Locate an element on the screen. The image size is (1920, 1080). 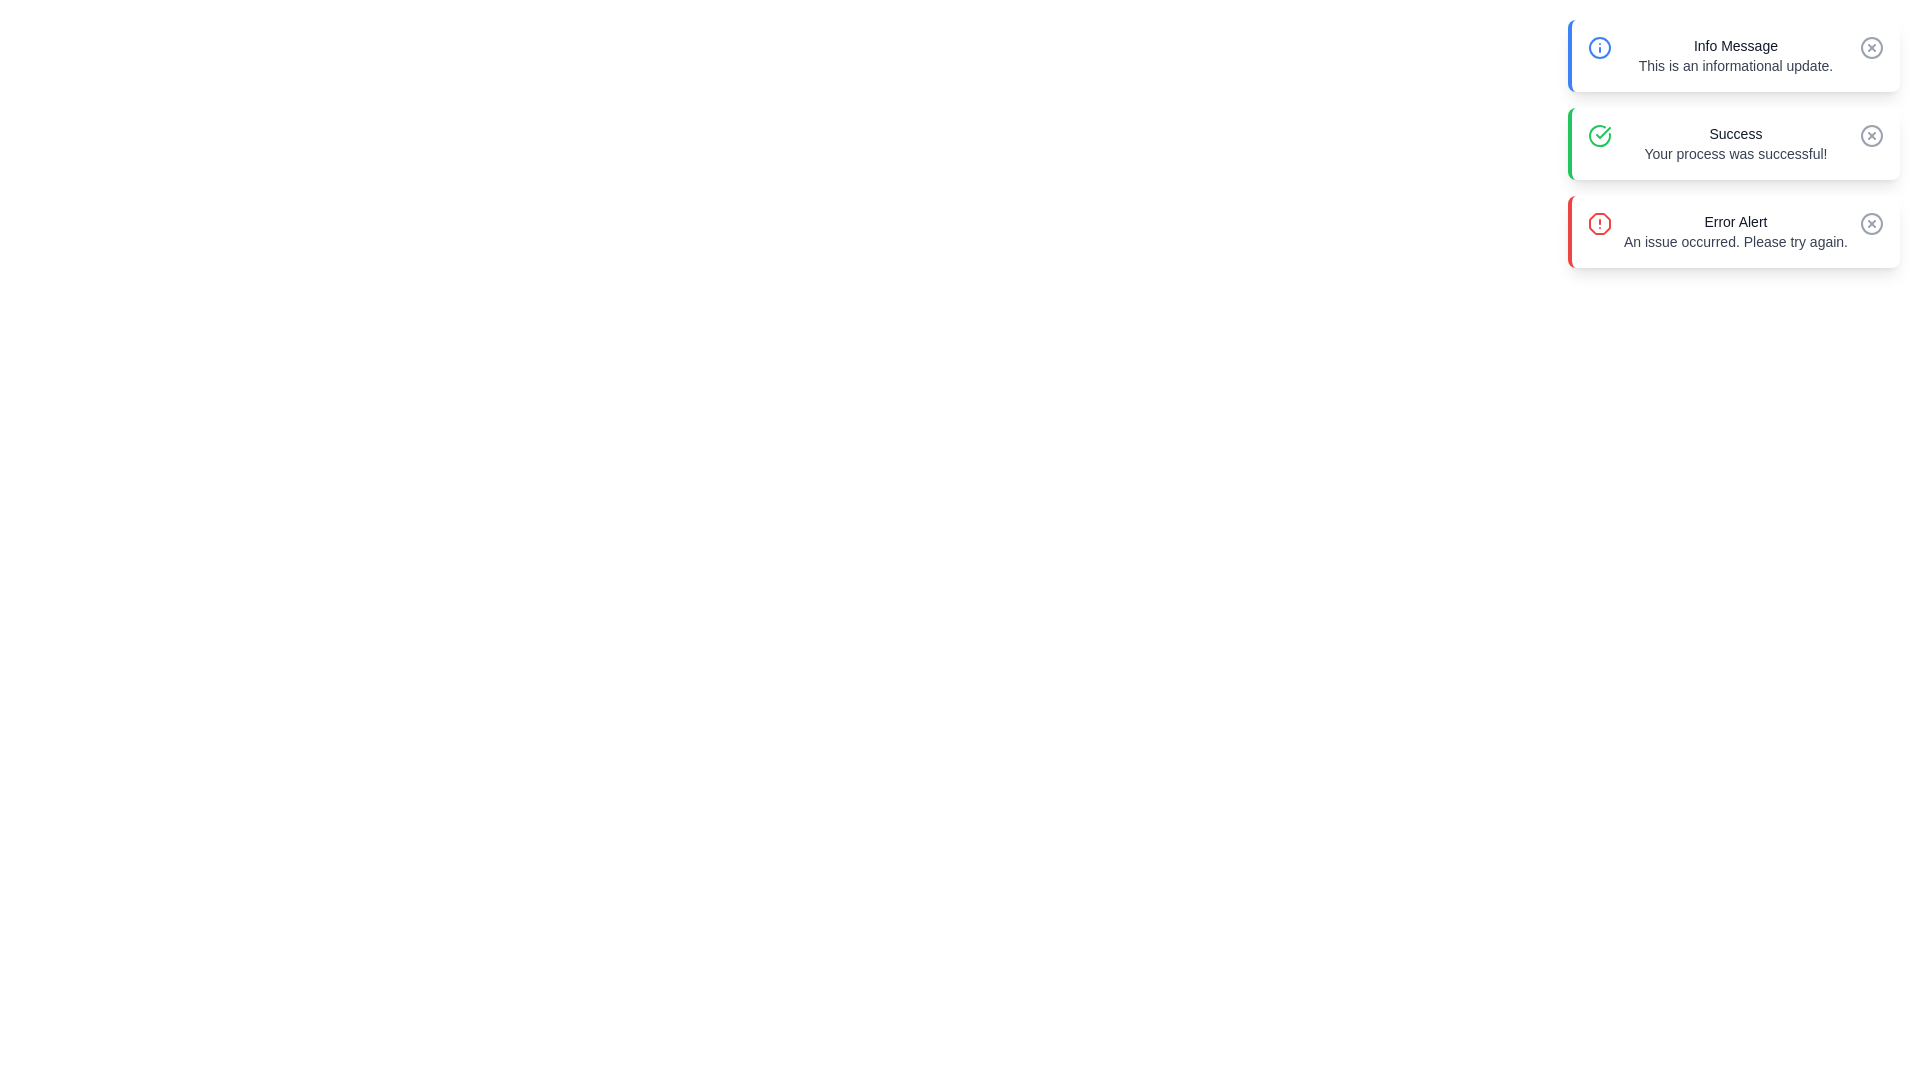
the dismiss button, which is a small light gray circular icon with an embedded 'X', located to the right of the 'Success' message in the upper-right corner of the notification box is located at coordinates (1871, 135).